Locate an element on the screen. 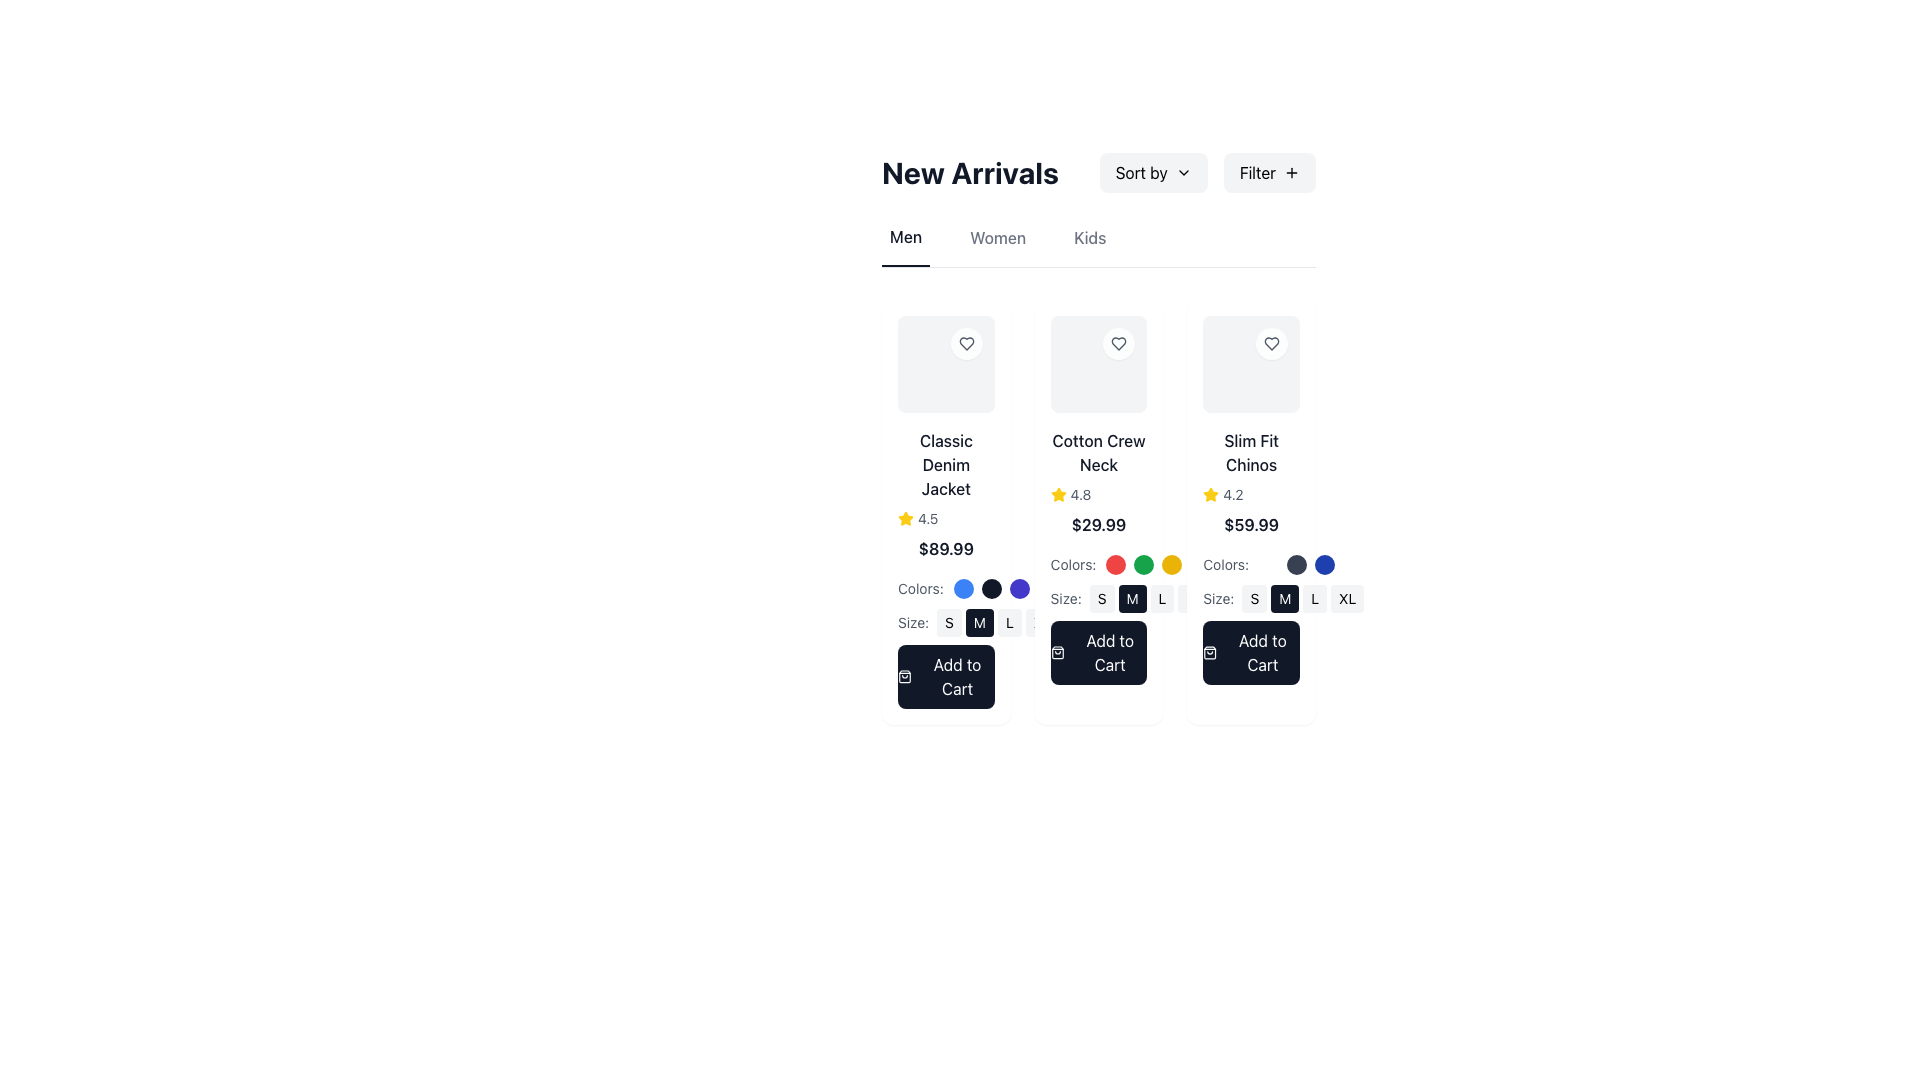 This screenshot has width=1920, height=1080. the color swatch in the Product Detail Card is located at coordinates (945, 568).